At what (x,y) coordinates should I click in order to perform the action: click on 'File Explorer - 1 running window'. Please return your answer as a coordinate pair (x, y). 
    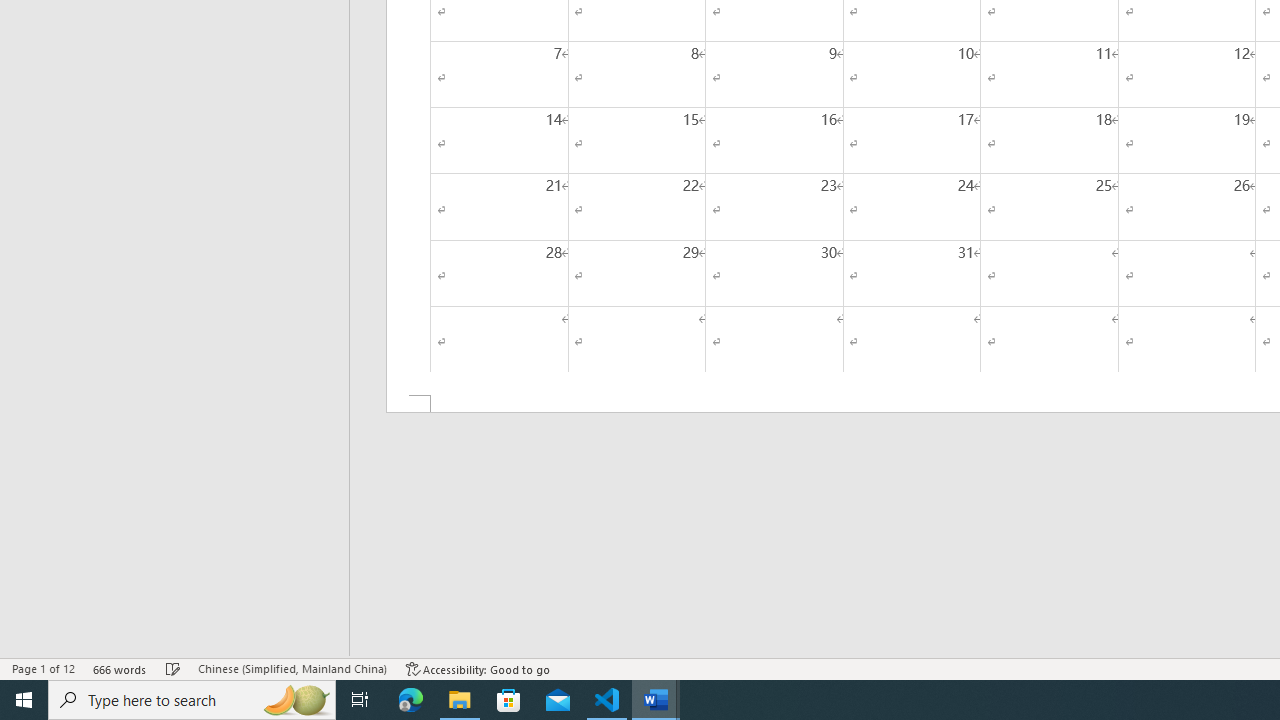
    Looking at the image, I should click on (459, 698).